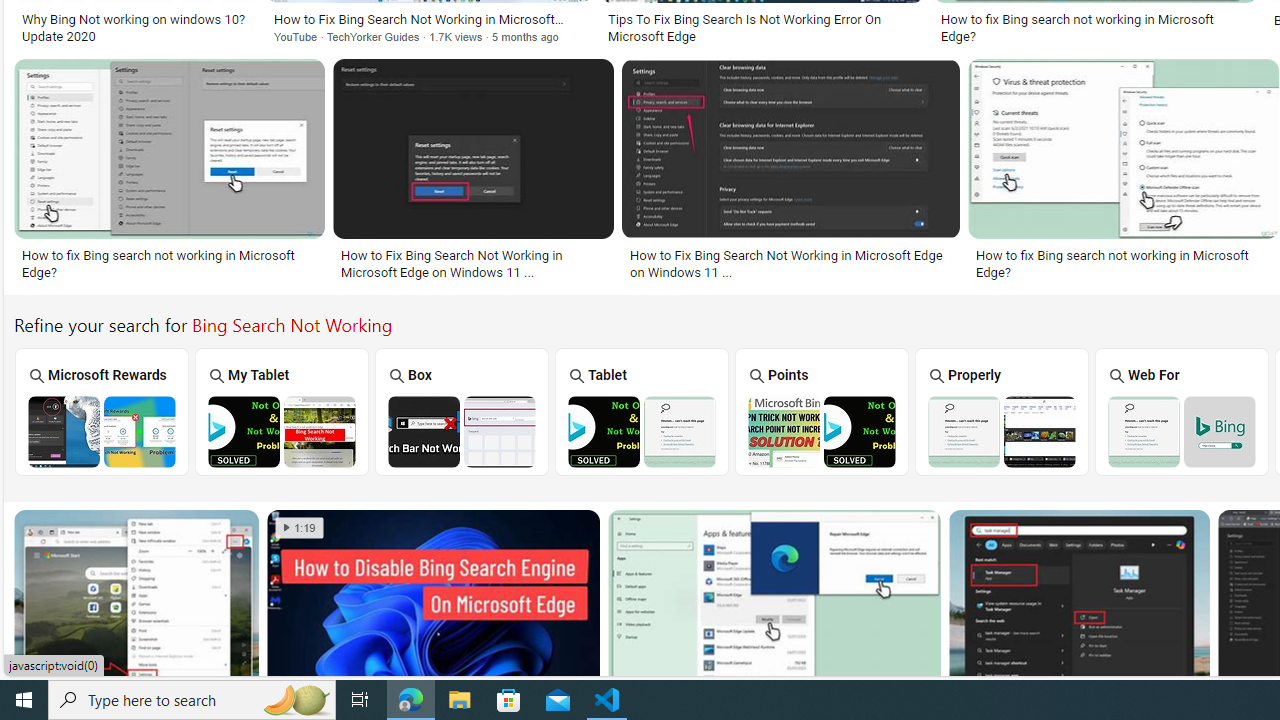  Describe the element at coordinates (1181, 430) in the screenshot. I see `'Bing Search the Web for Image Not Working'` at that location.